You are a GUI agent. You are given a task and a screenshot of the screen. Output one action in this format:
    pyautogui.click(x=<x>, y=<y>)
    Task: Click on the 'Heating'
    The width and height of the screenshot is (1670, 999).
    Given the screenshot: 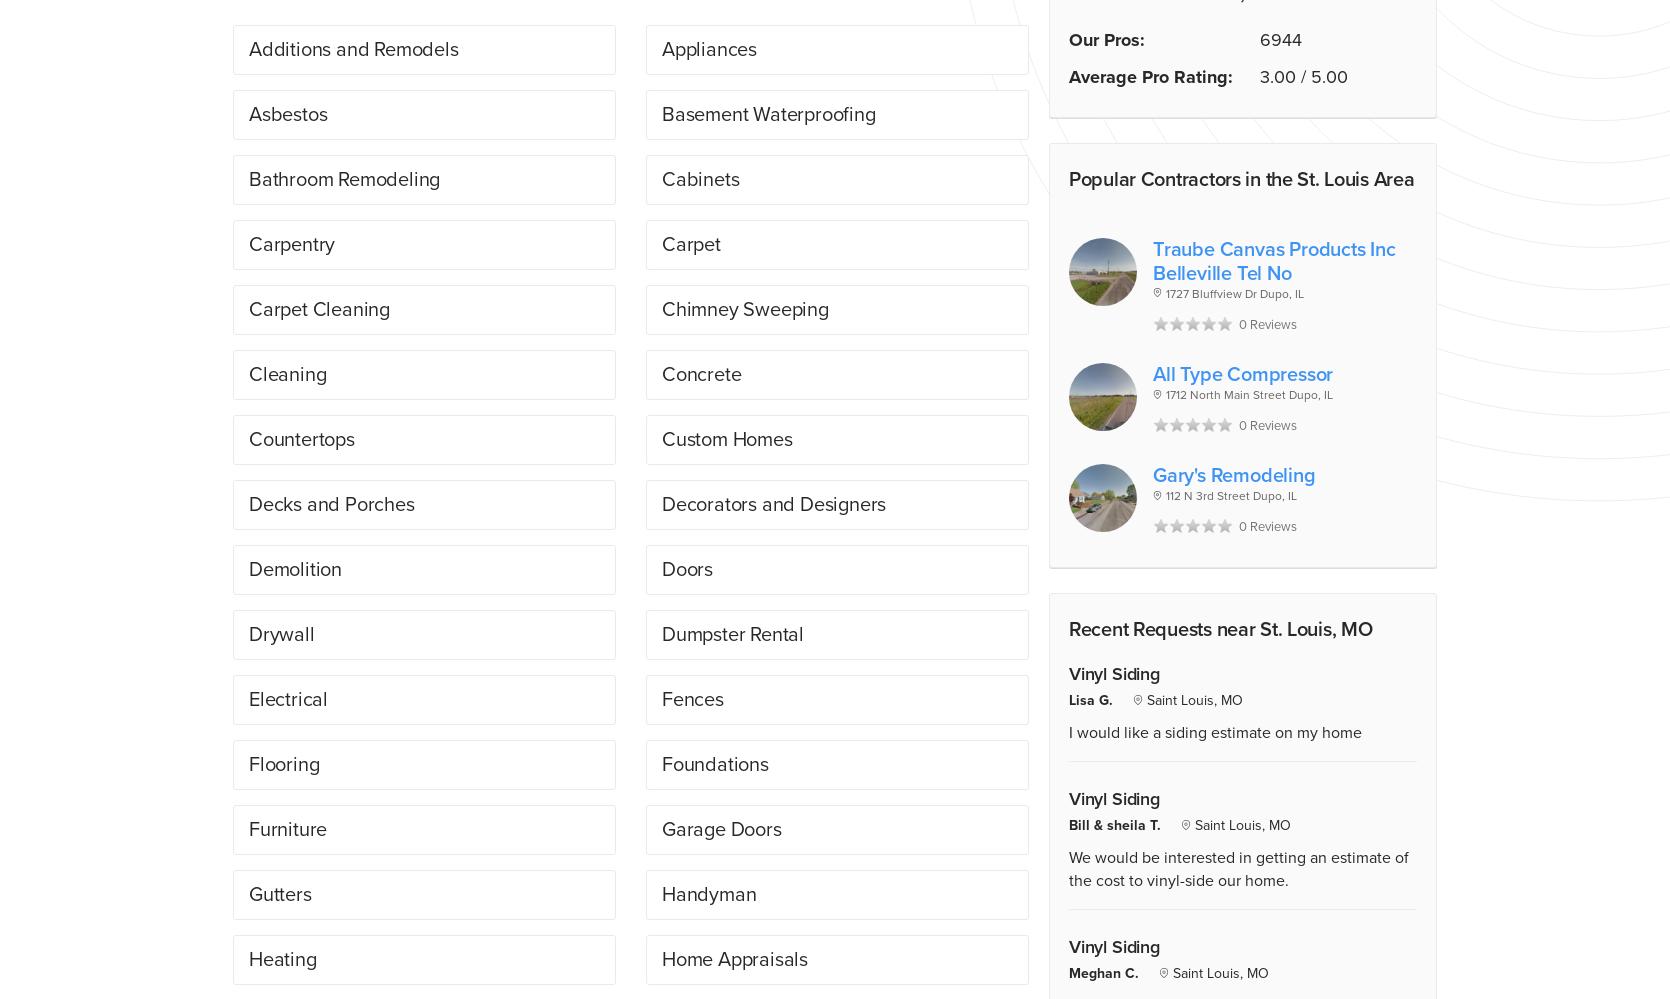 What is the action you would take?
    pyautogui.click(x=281, y=958)
    